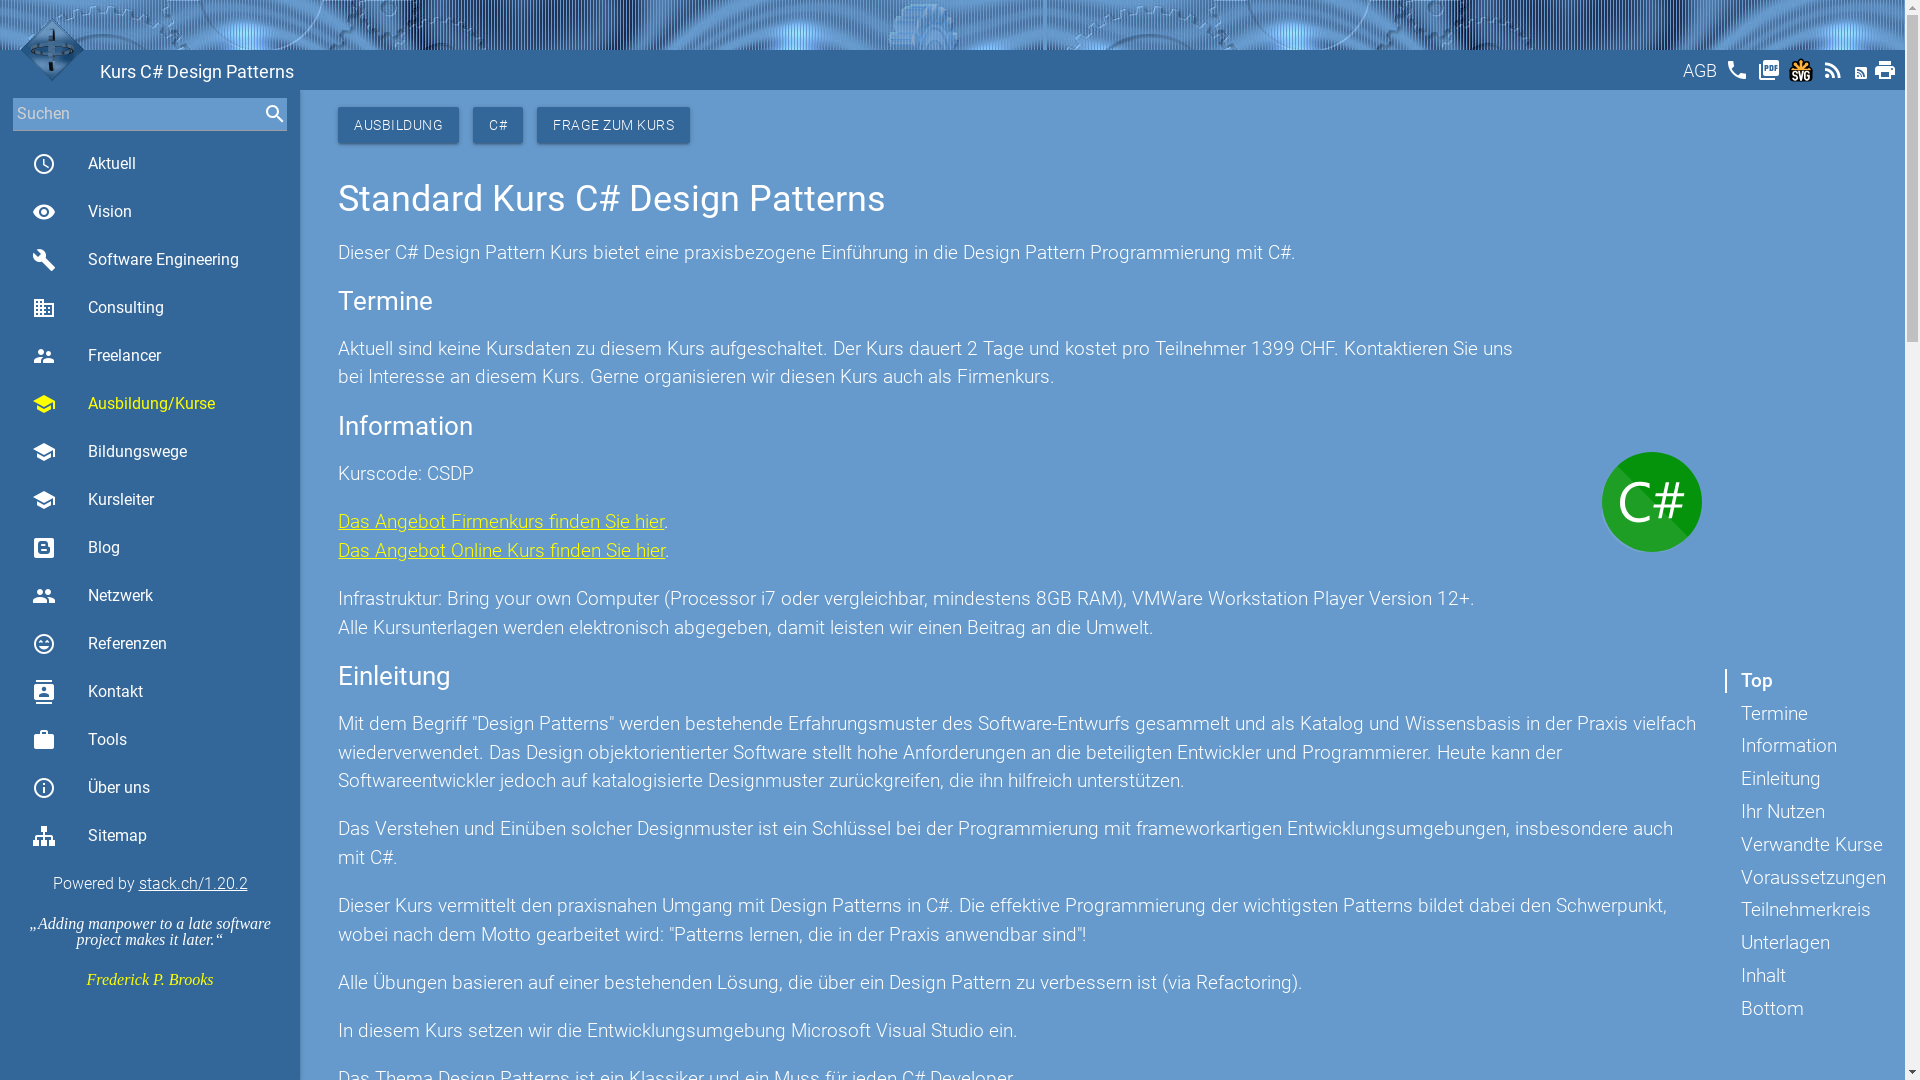 The width and height of the screenshot is (1920, 1080). What do you see at coordinates (1861, 75) in the screenshot?
I see `'Atom'` at bounding box center [1861, 75].